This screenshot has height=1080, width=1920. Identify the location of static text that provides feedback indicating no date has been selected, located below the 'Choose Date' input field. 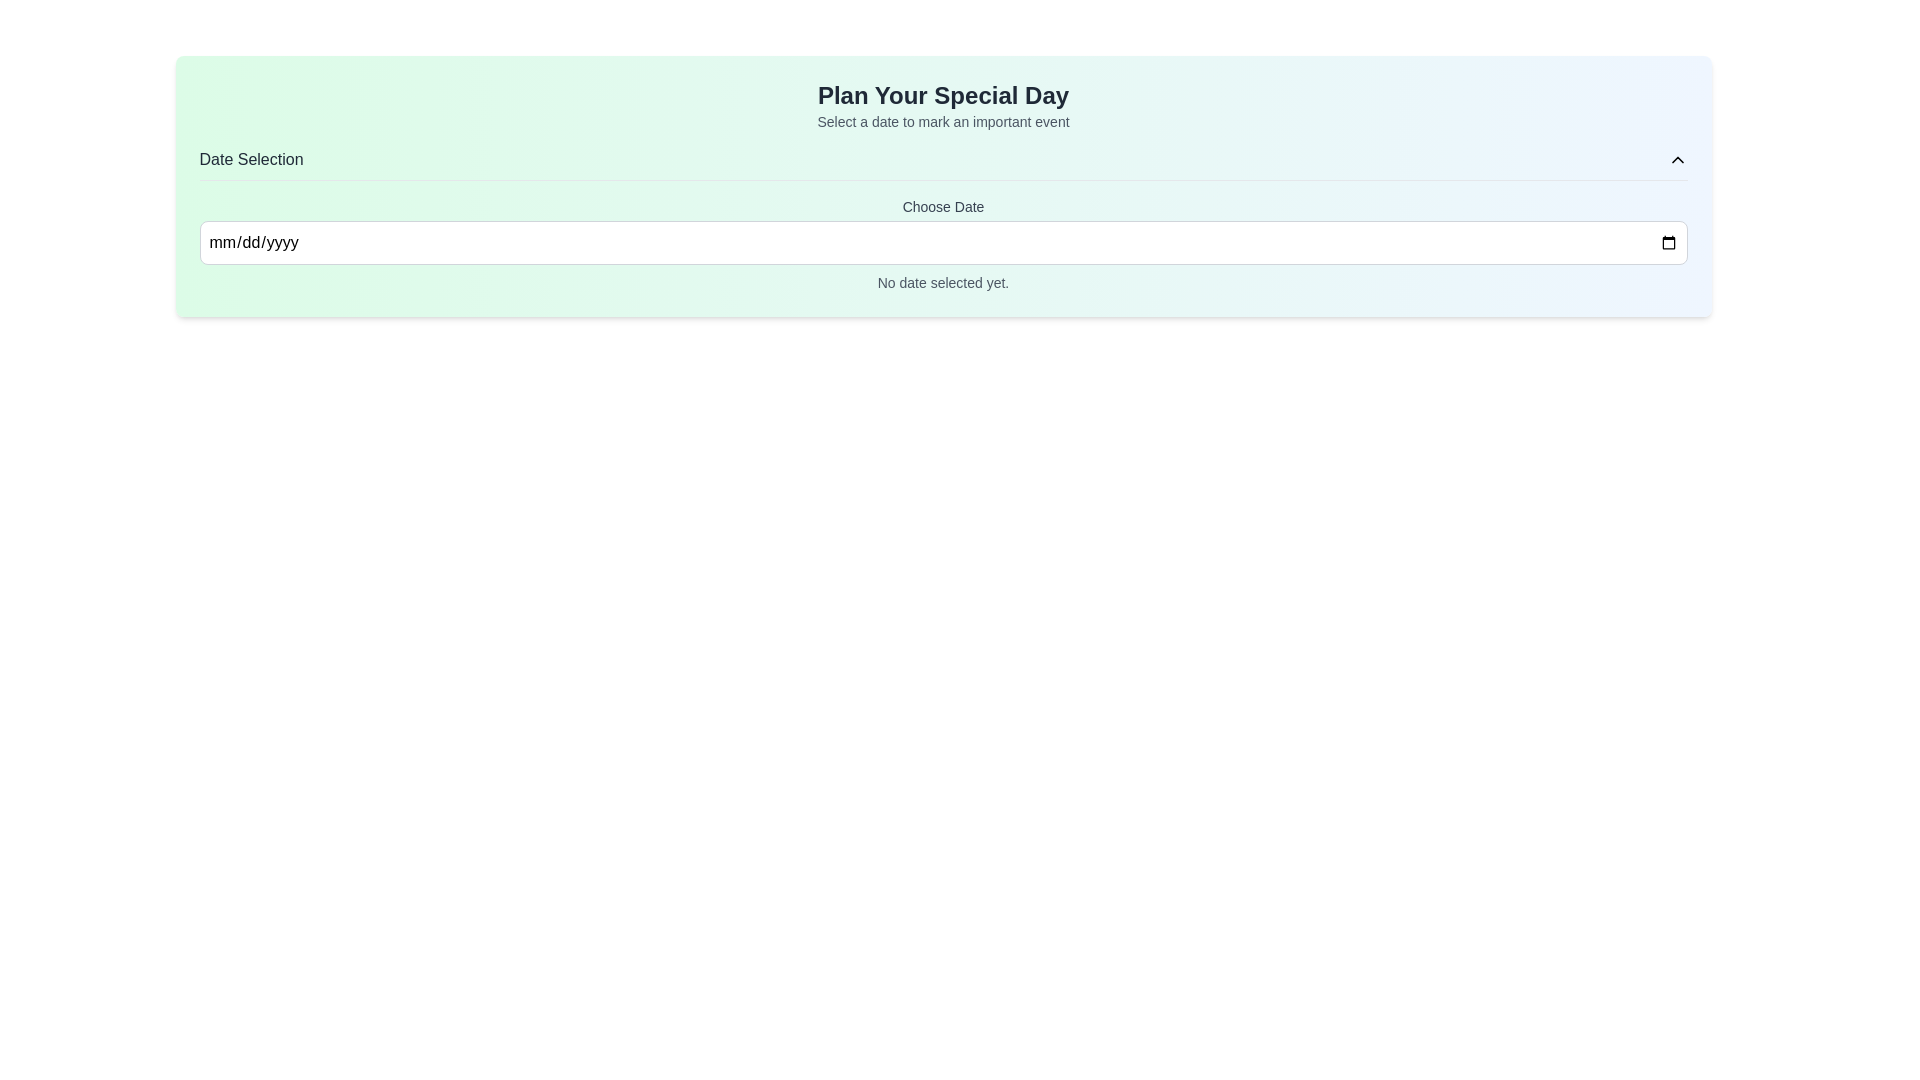
(942, 282).